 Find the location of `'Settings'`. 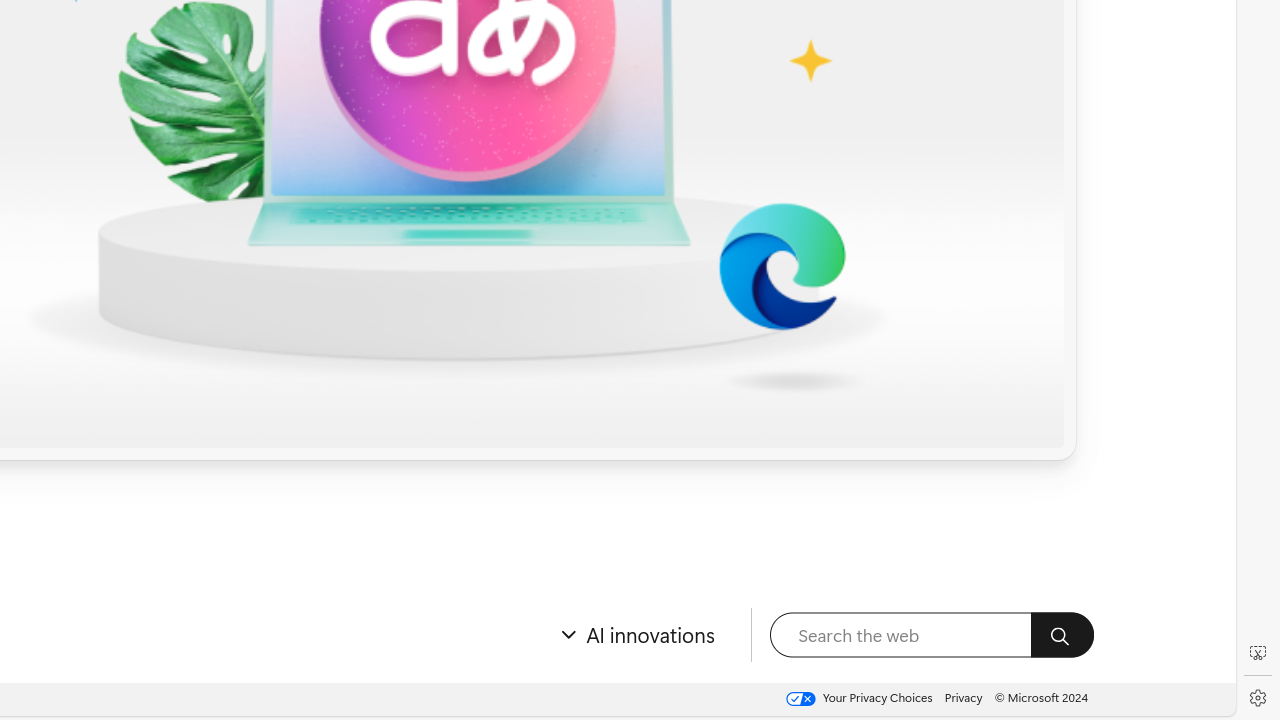

'Settings' is located at coordinates (1256, 696).